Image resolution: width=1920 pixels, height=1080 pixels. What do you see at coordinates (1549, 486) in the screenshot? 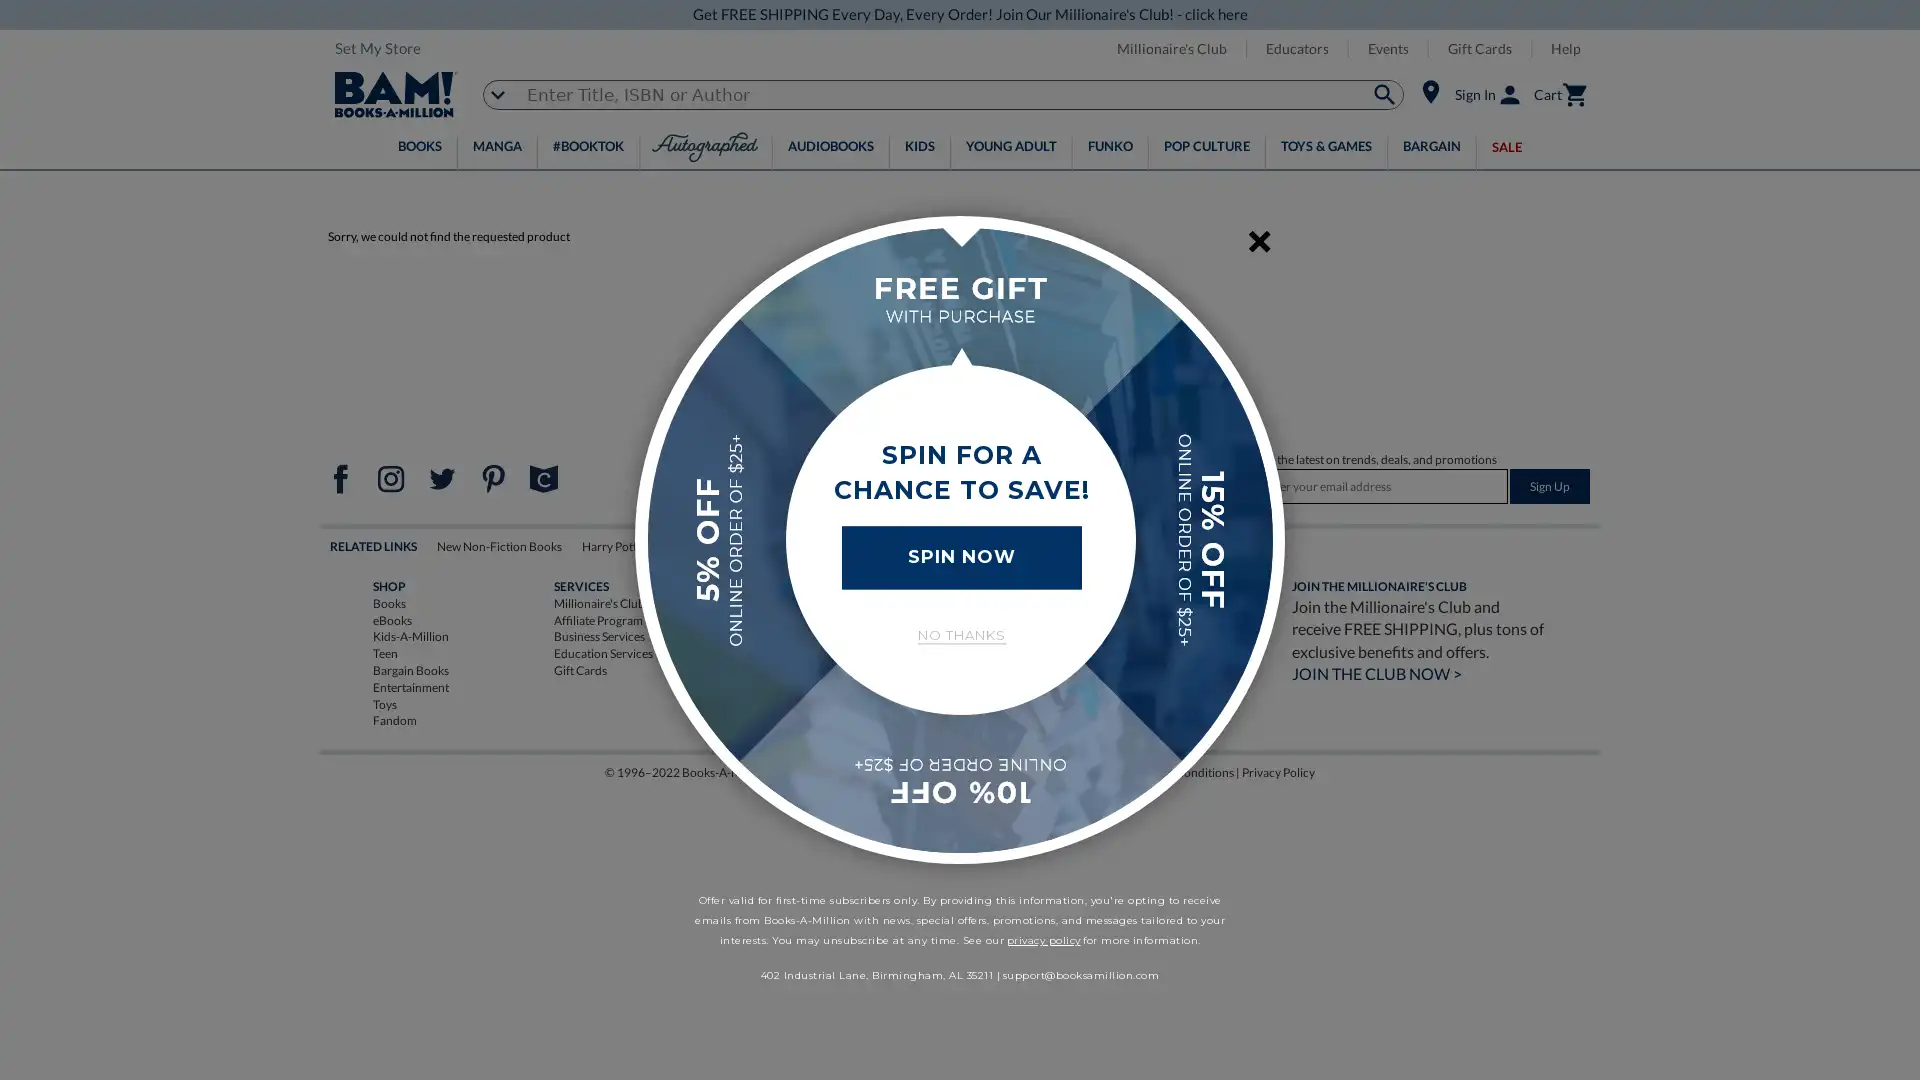
I see `Sign Up` at bounding box center [1549, 486].